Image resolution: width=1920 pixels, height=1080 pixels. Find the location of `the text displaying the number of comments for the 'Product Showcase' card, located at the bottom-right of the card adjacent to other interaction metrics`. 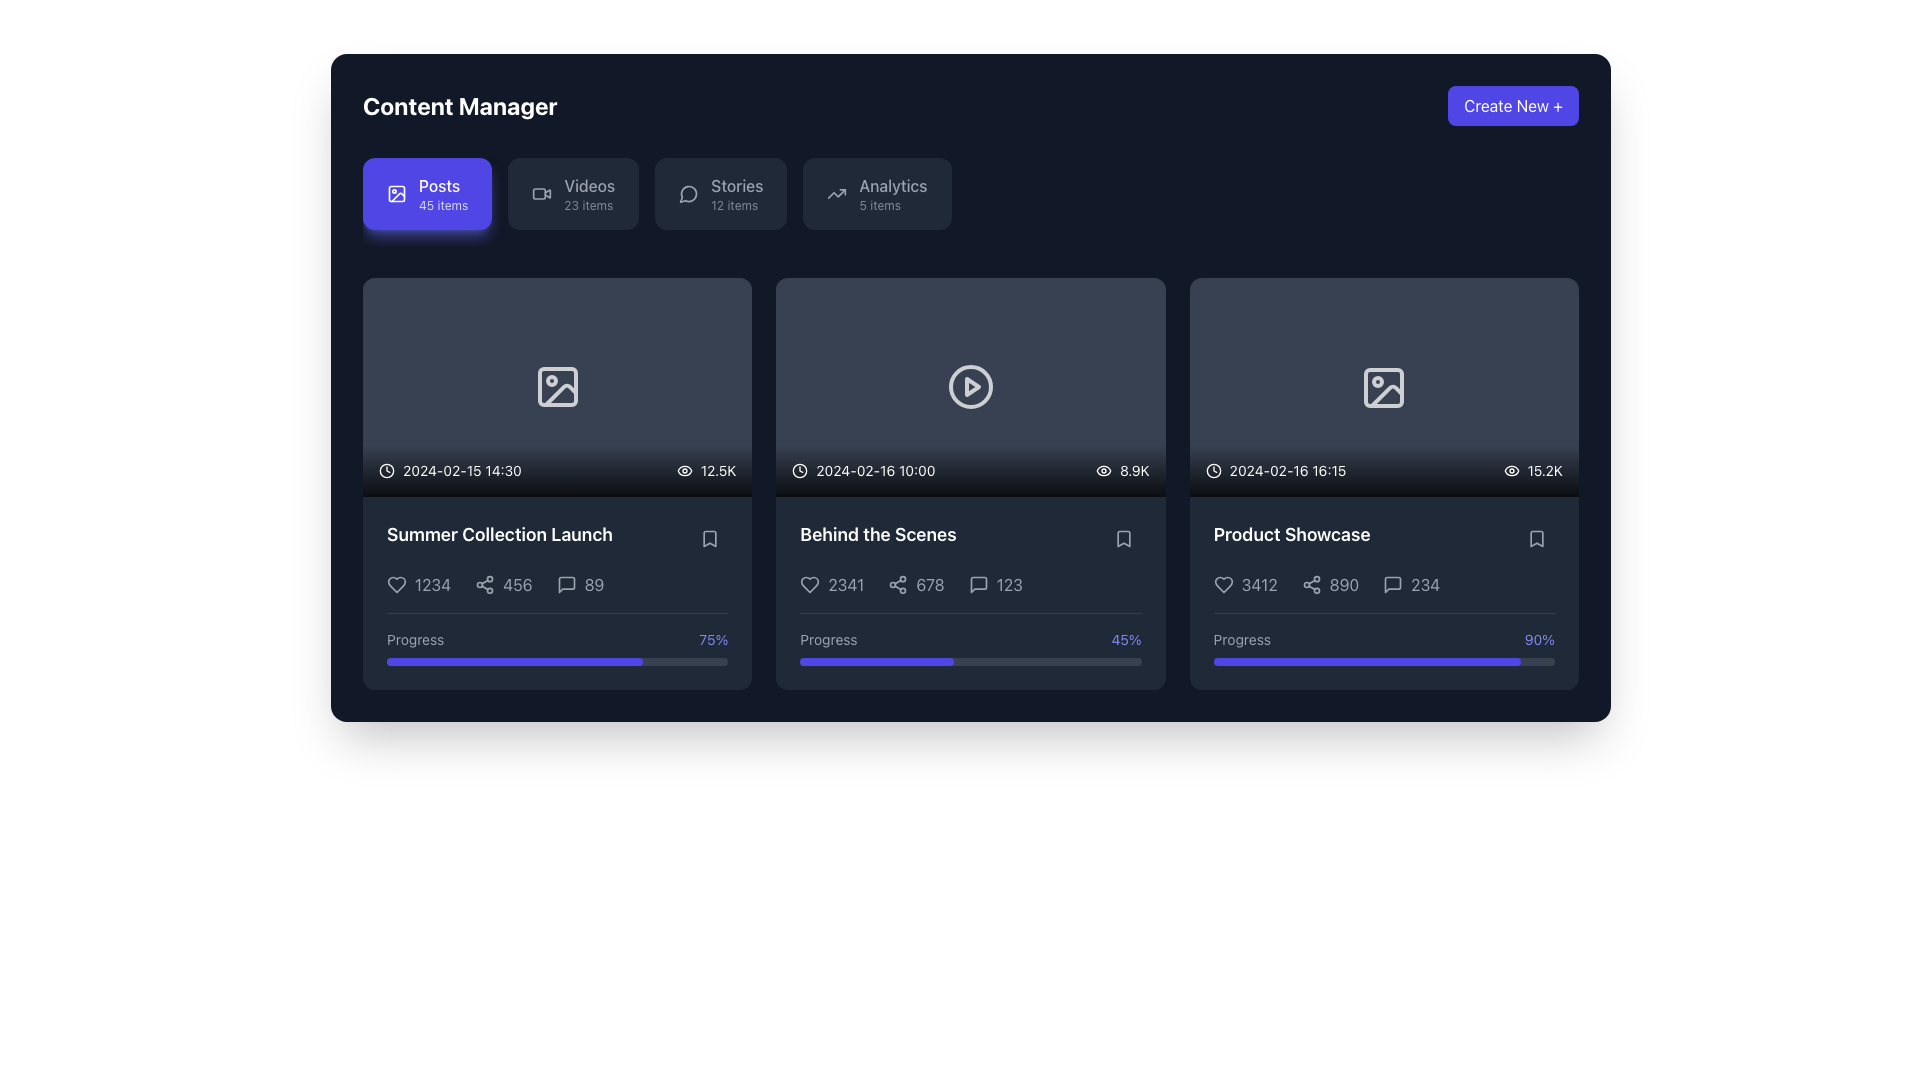

the text displaying the number of comments for the 'Product Showcase' card, located at the bottom-right of the card adjacent to other interaction metrics is located at coordinates (1410, 585).